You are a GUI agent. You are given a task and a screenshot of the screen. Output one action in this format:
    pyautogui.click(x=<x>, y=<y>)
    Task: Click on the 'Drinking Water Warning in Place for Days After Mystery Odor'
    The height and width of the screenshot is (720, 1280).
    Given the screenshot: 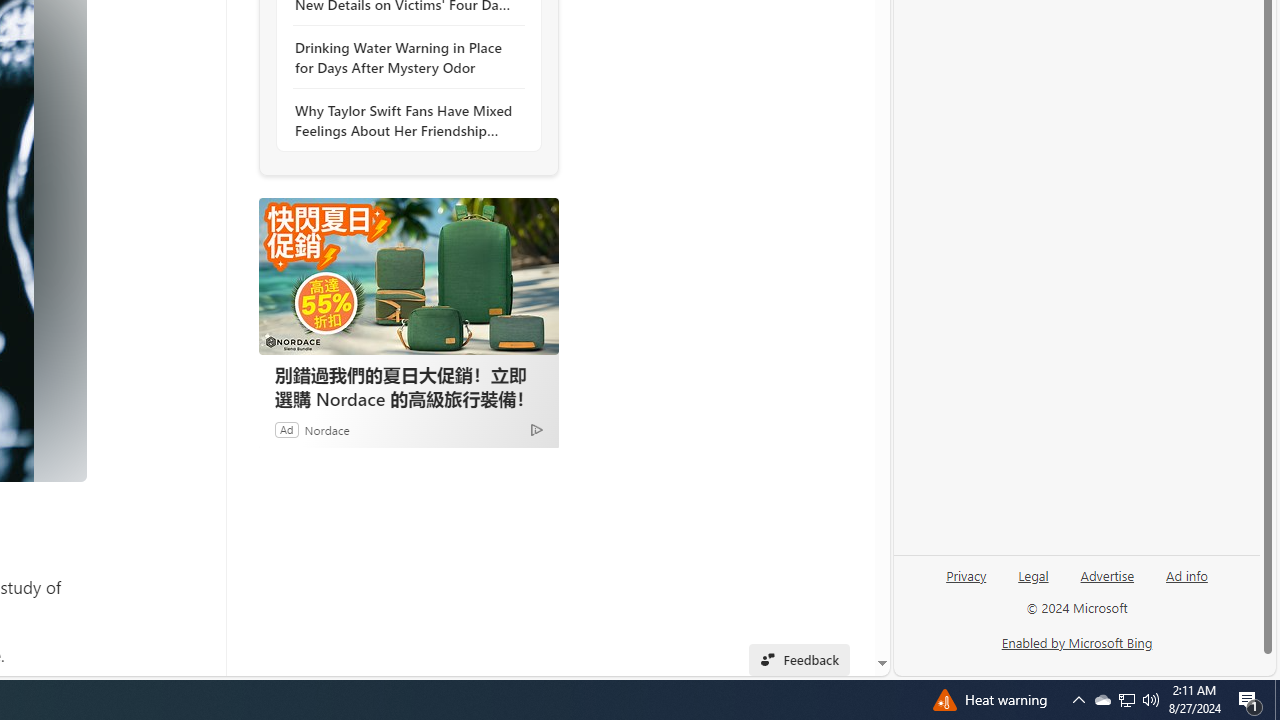 What is the action you would take?
    pyautogui.click(x=402, y=56)
    